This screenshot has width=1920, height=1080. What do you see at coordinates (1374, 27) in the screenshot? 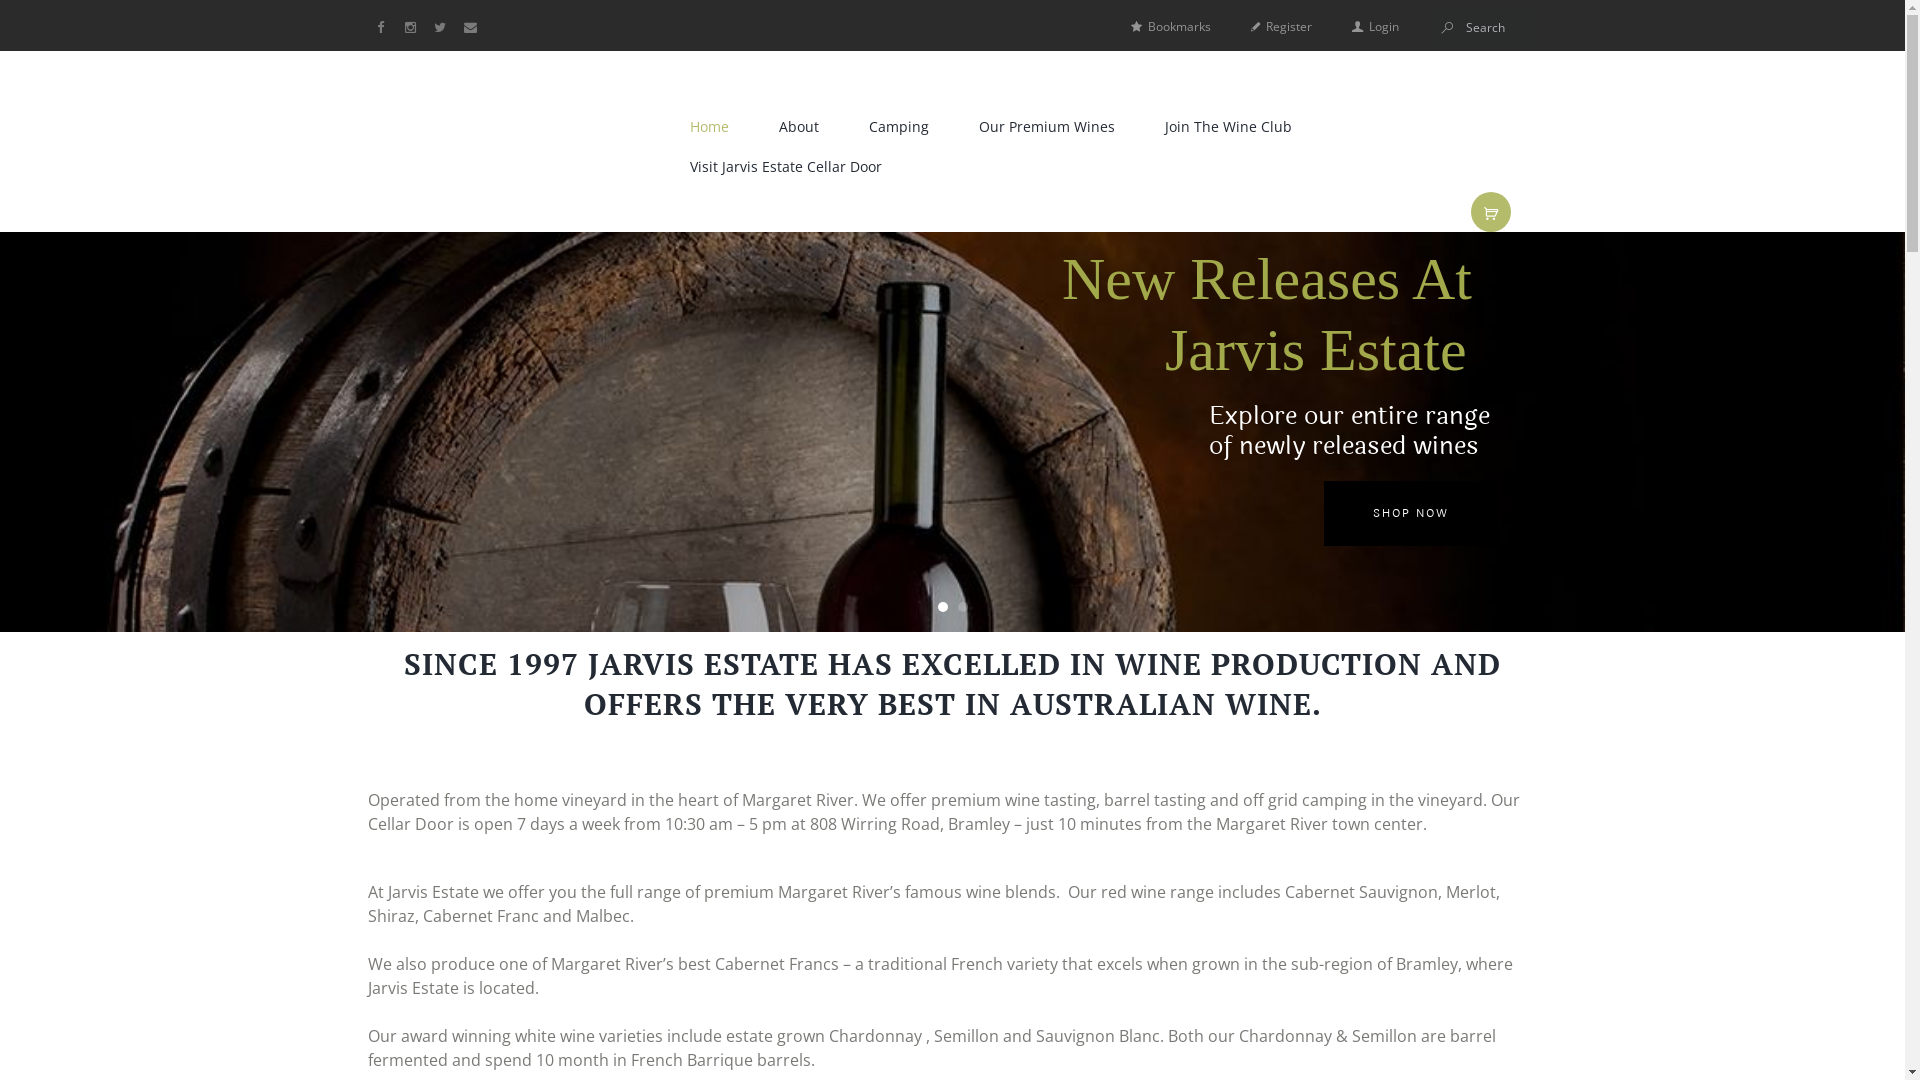
I see `'Login'` at bounding box center [1374, 27].